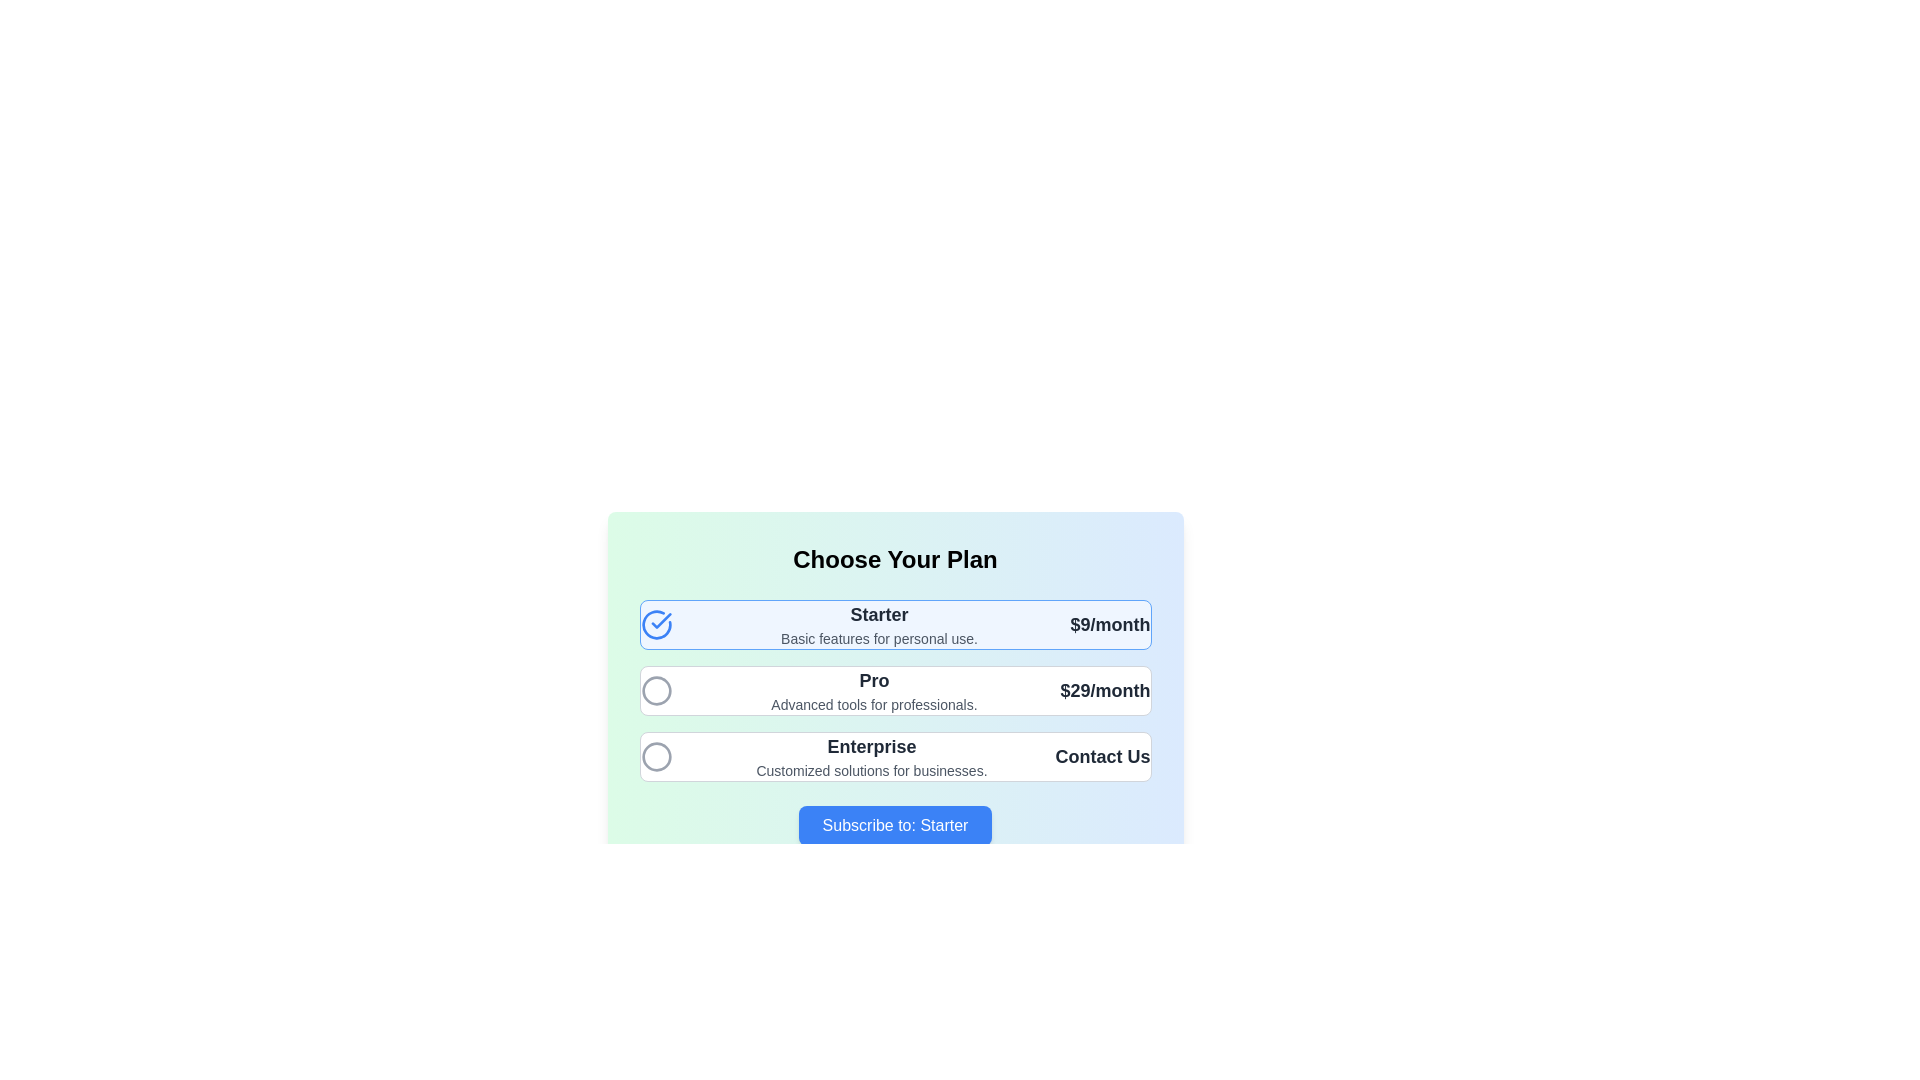 The image size is (1920, 1080). What do you see at coordinates (872, 770) in the screenshot?
I see `the static text stating 'Customized solutions for businesses.' located below the 'Enterprise' header in the 'Choose Your Plan' section` at bounding box center [872, 770].